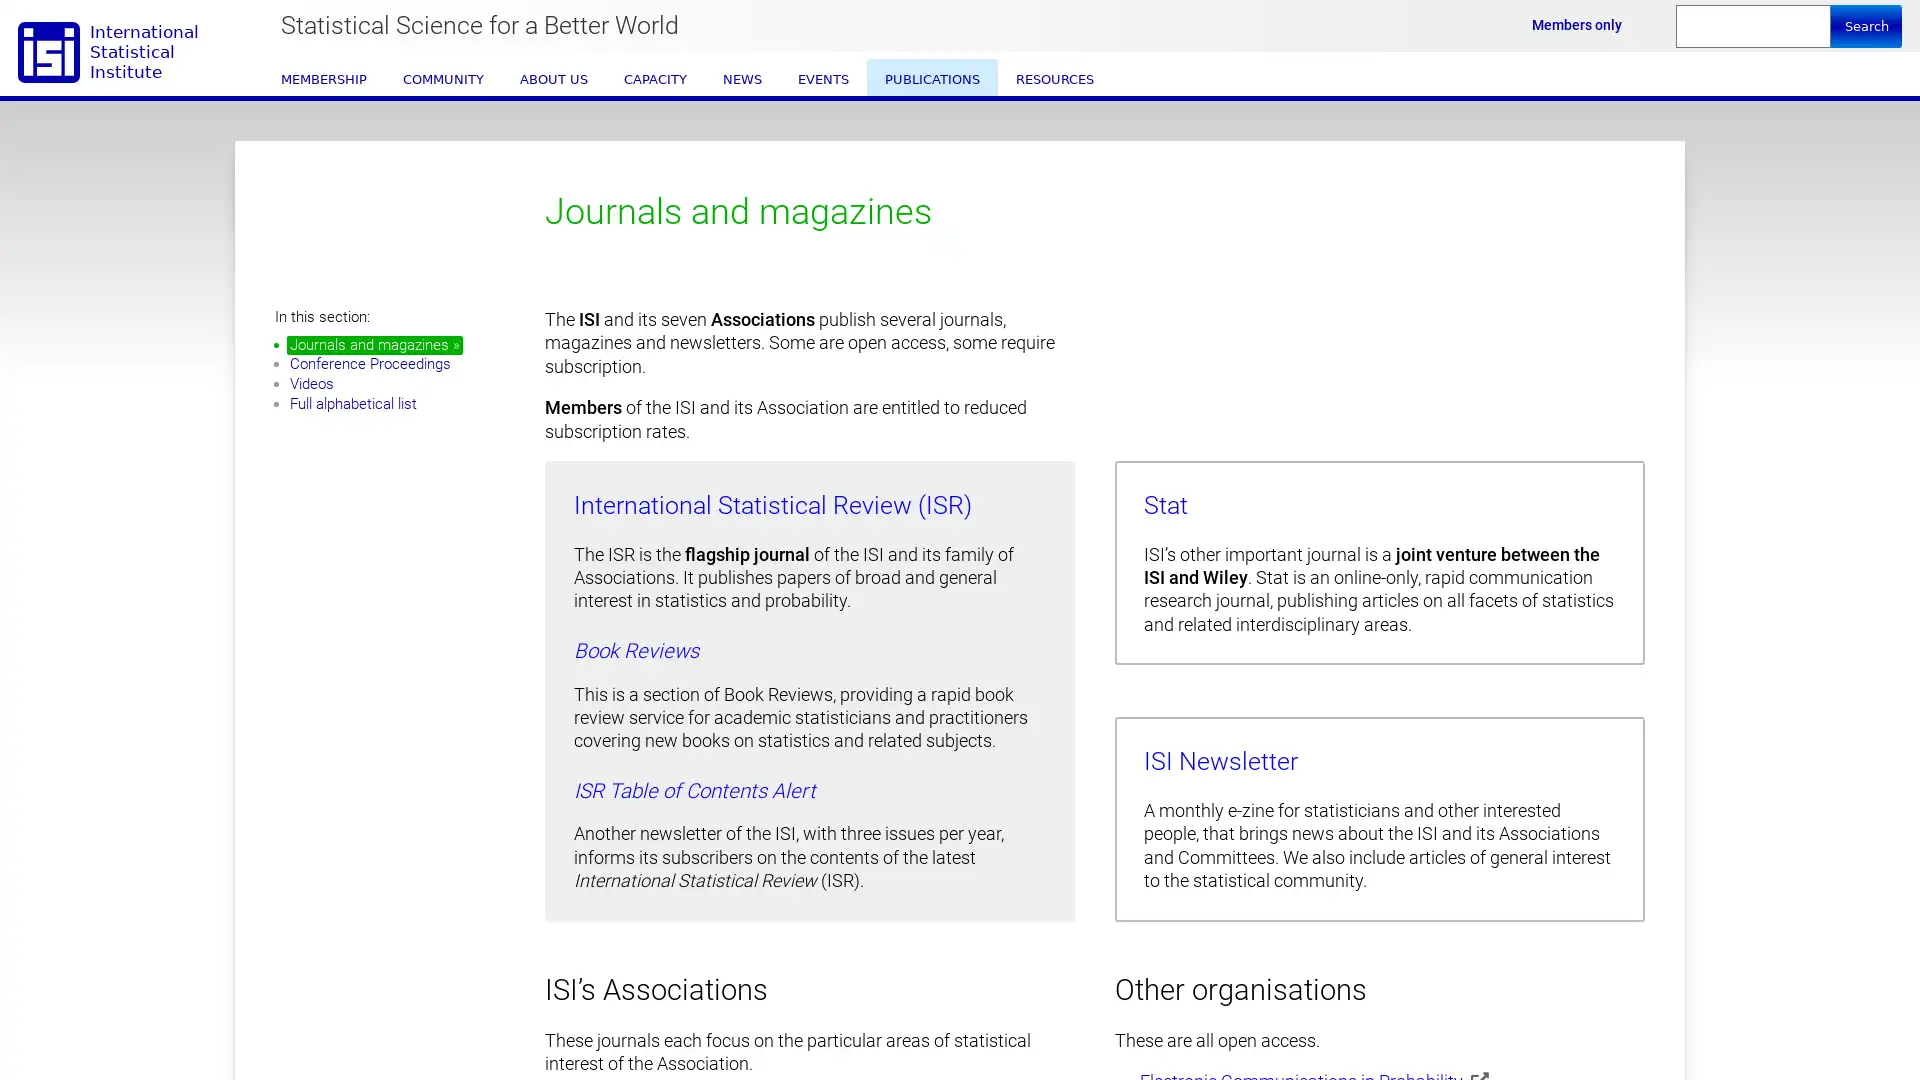 This screenshot has height=1080, width=1920. I want to click on Search, so click(1865, 26).